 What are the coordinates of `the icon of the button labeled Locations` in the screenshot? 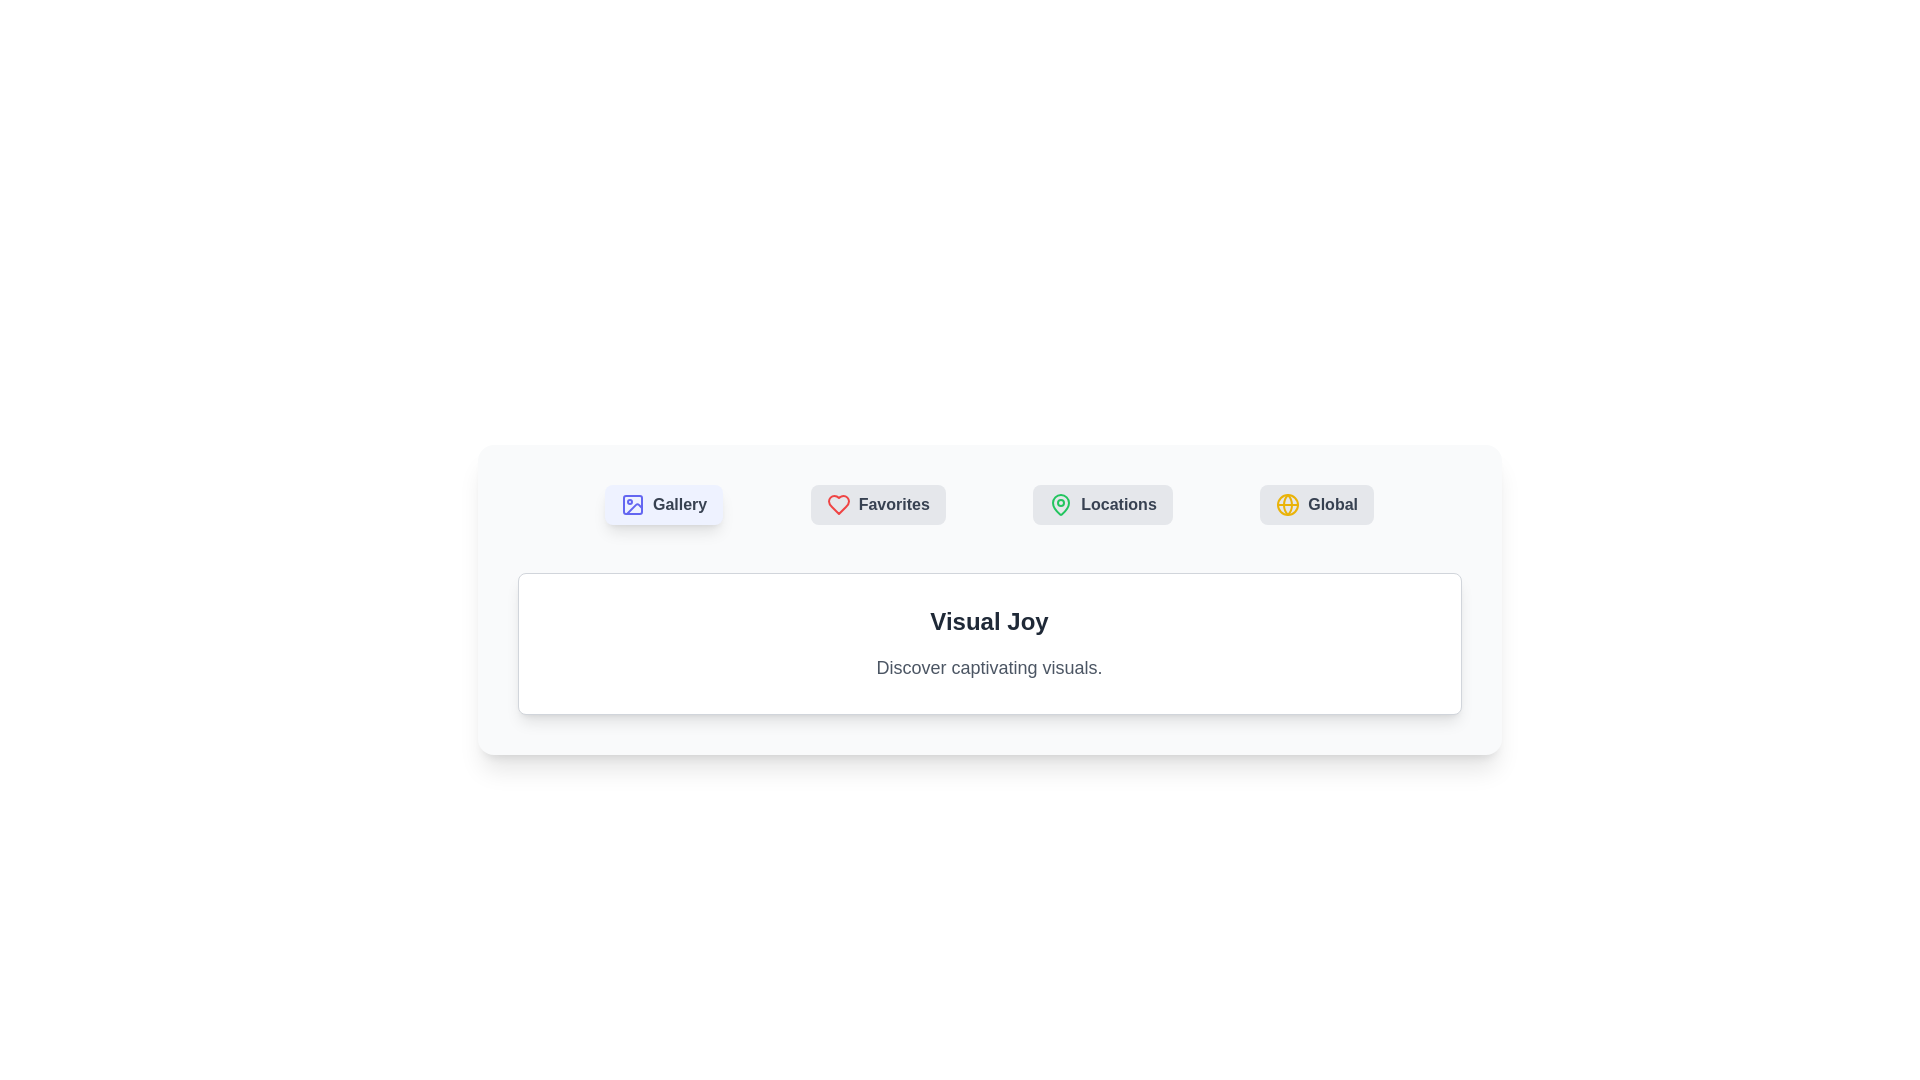 It's located at (1060, 504).